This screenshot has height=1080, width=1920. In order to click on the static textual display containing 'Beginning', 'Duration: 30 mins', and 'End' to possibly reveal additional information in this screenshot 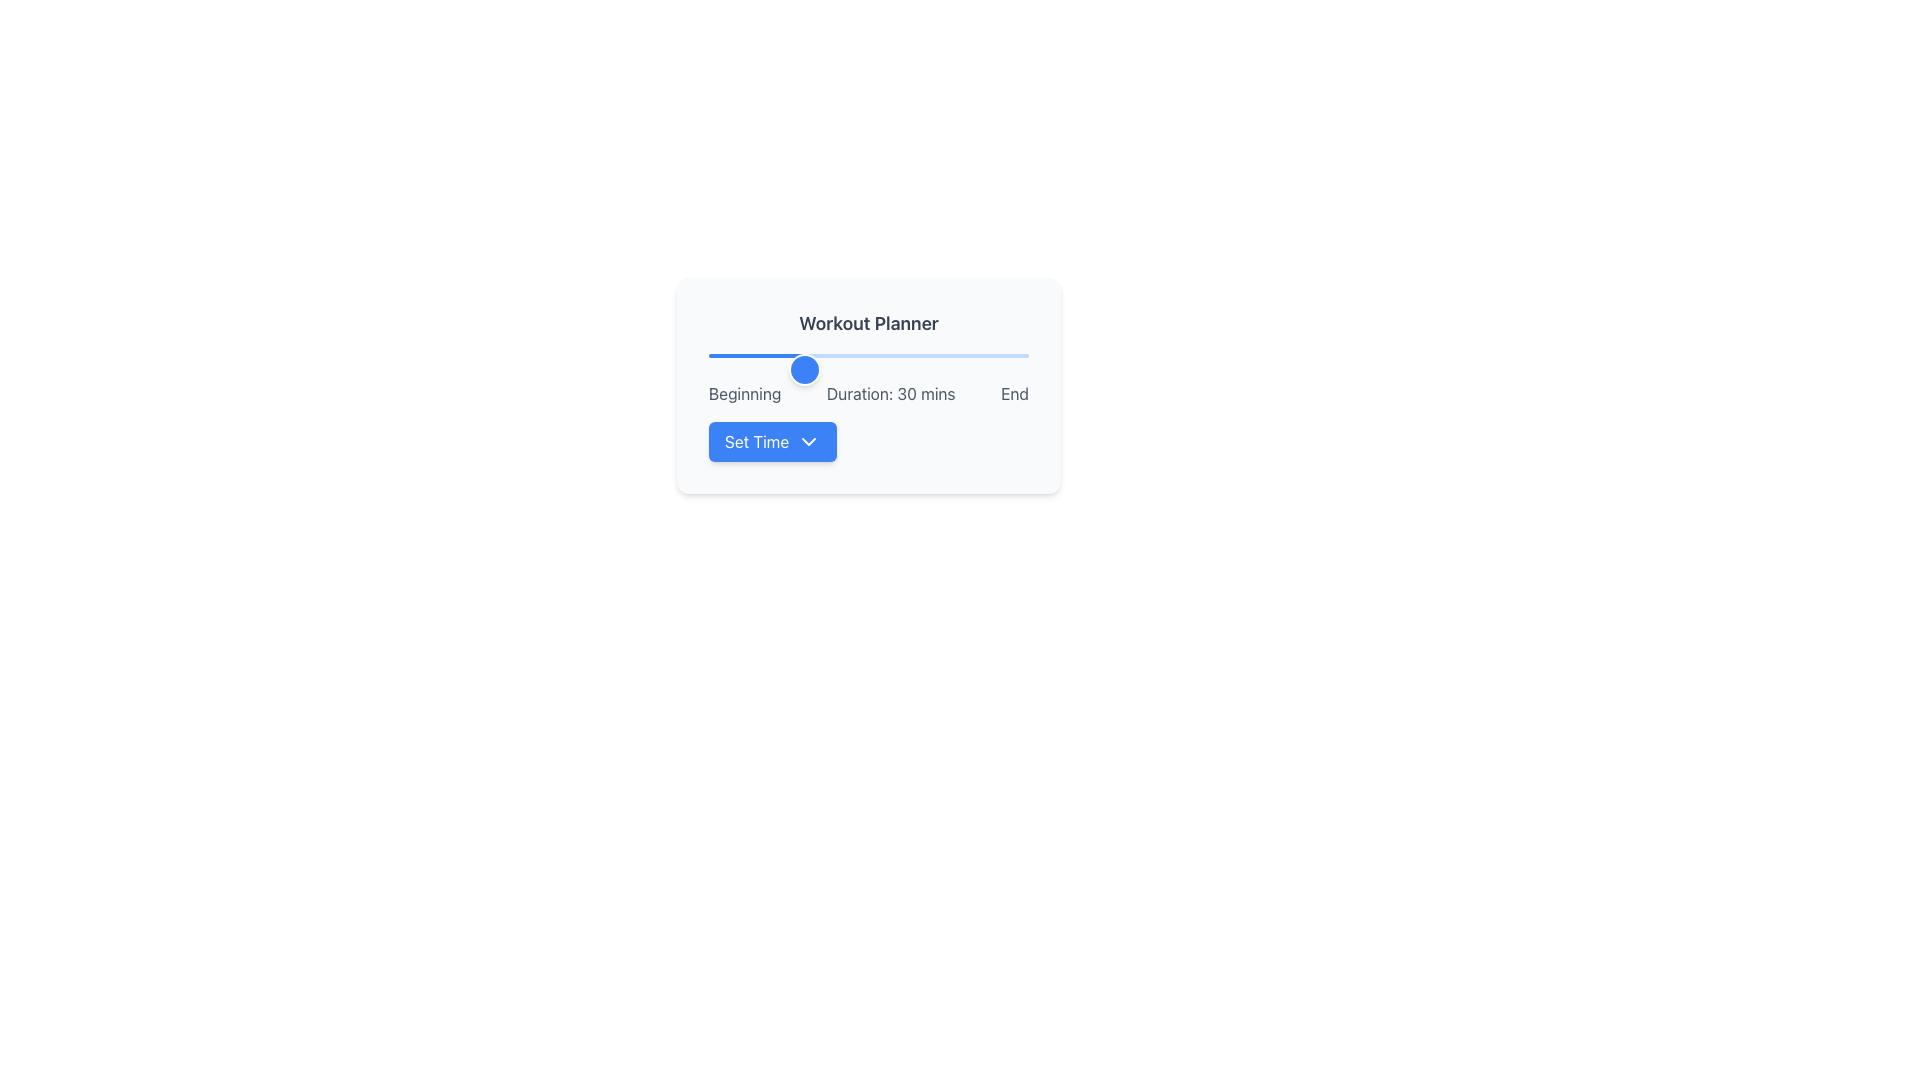, I will do `click(868, 393)`.